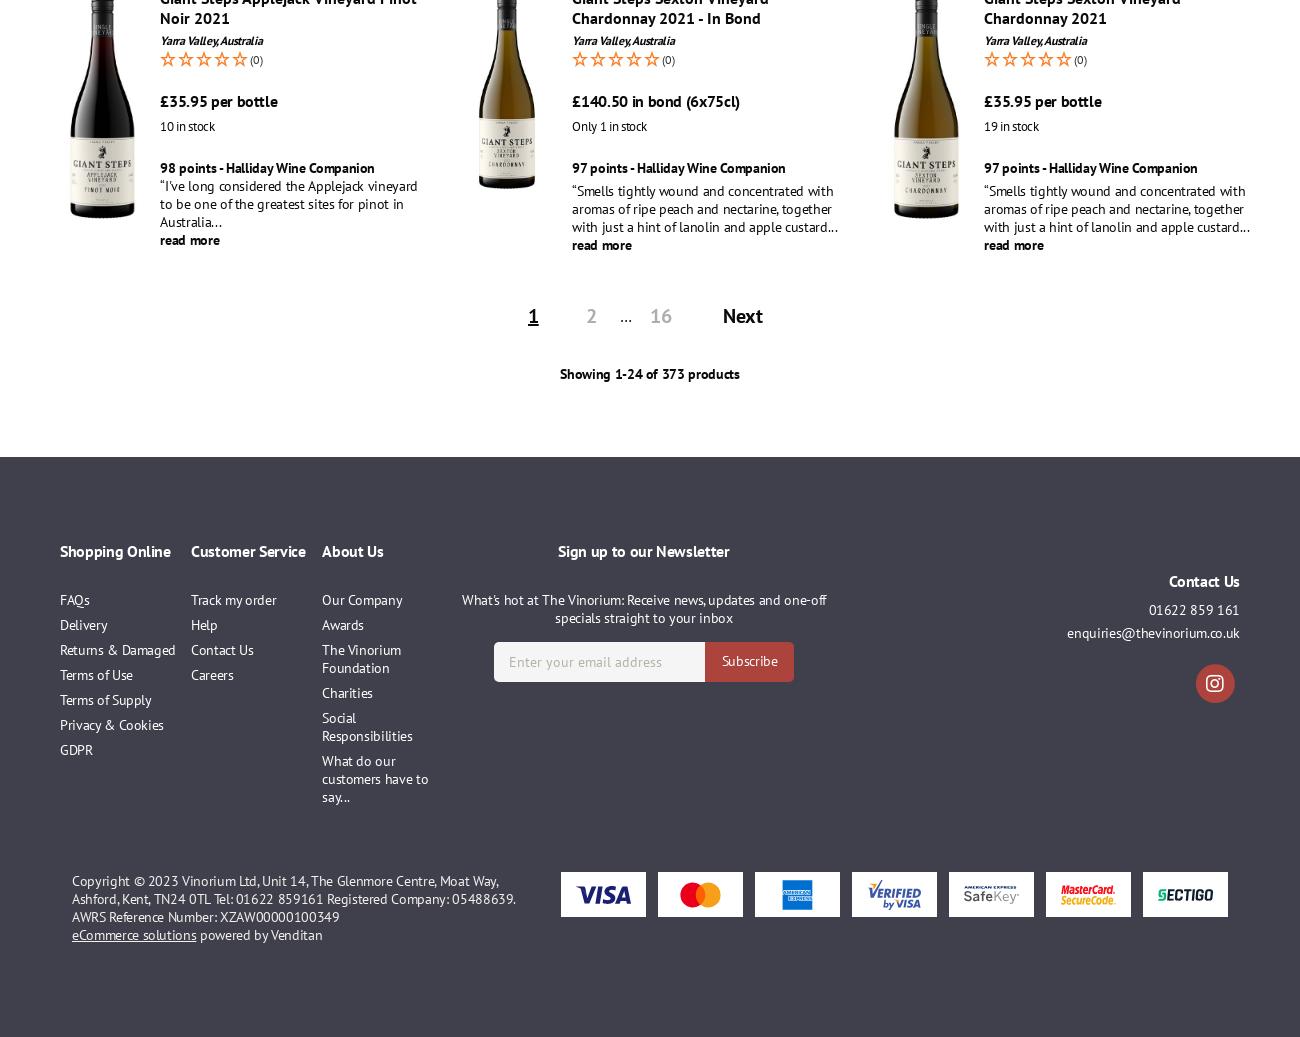 This screenshot has height=1037, width=1300. What do you see at coordinates (74, 600) in the screenshot?
I see `'FAQs'` at bounding box center [74, 600].